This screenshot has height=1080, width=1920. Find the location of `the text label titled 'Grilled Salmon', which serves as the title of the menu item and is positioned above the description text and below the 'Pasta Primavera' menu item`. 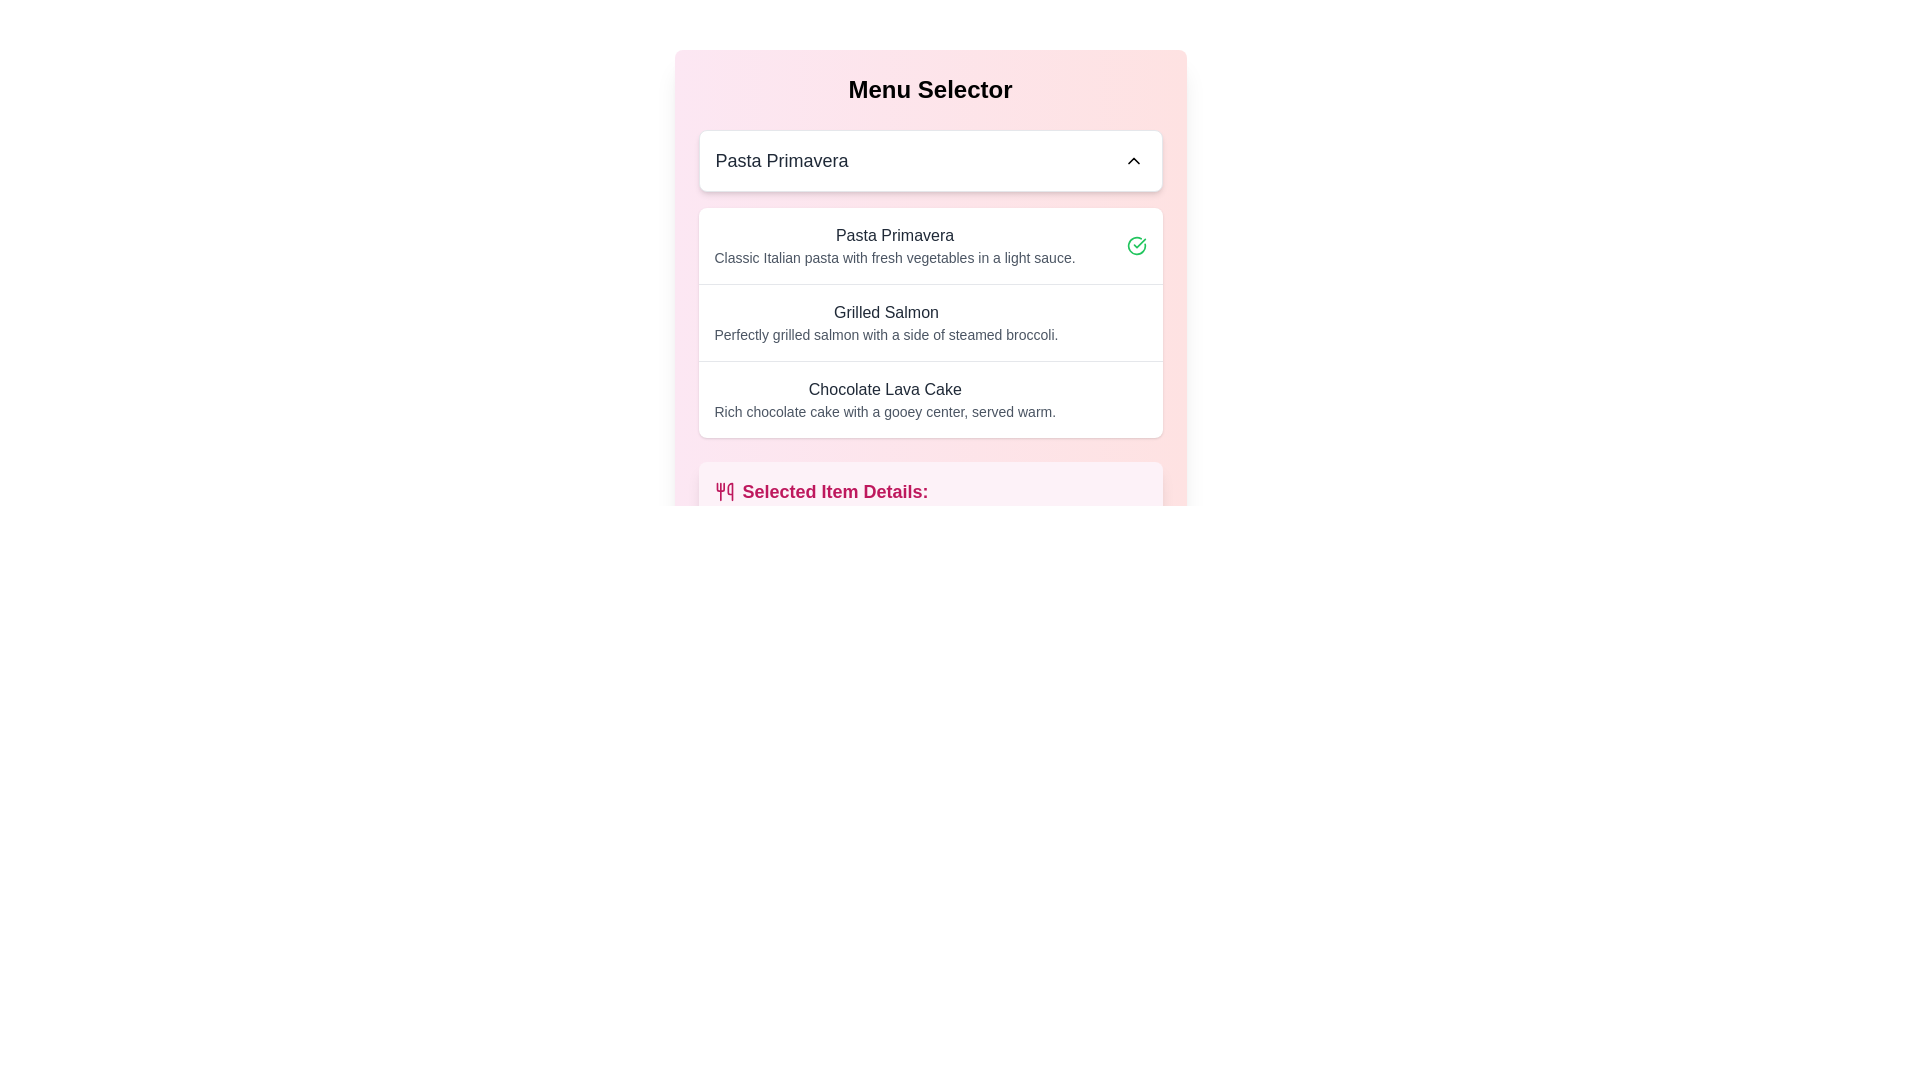

the text label titled 'Grilled Salmon', which serves as the title of the menu item and is positioned above the description text and below the 'Pasta Primavera' menu item is located at coordinates (885, 312).